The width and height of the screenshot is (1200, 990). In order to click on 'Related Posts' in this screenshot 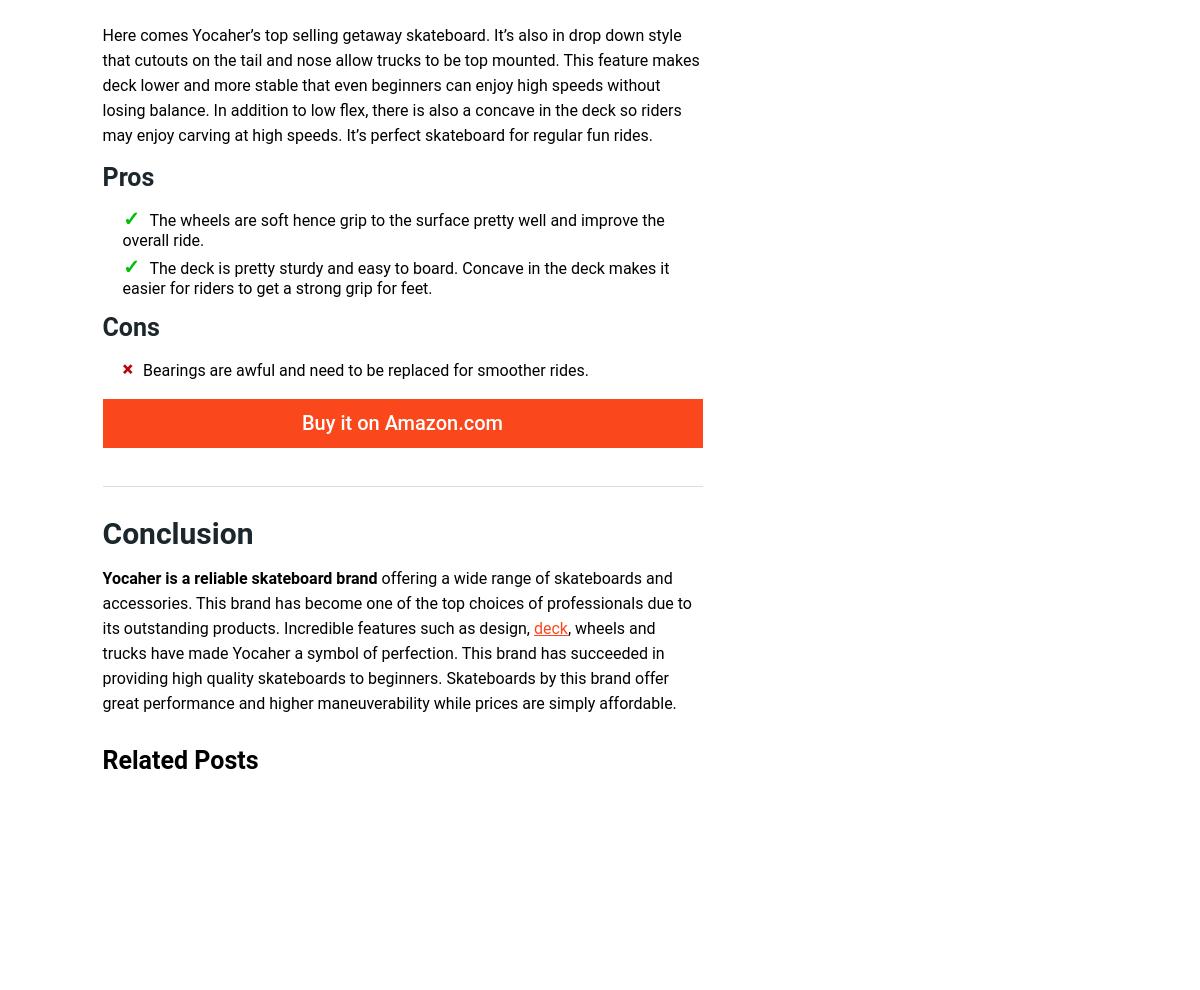, I will do `click(179, 760)`.